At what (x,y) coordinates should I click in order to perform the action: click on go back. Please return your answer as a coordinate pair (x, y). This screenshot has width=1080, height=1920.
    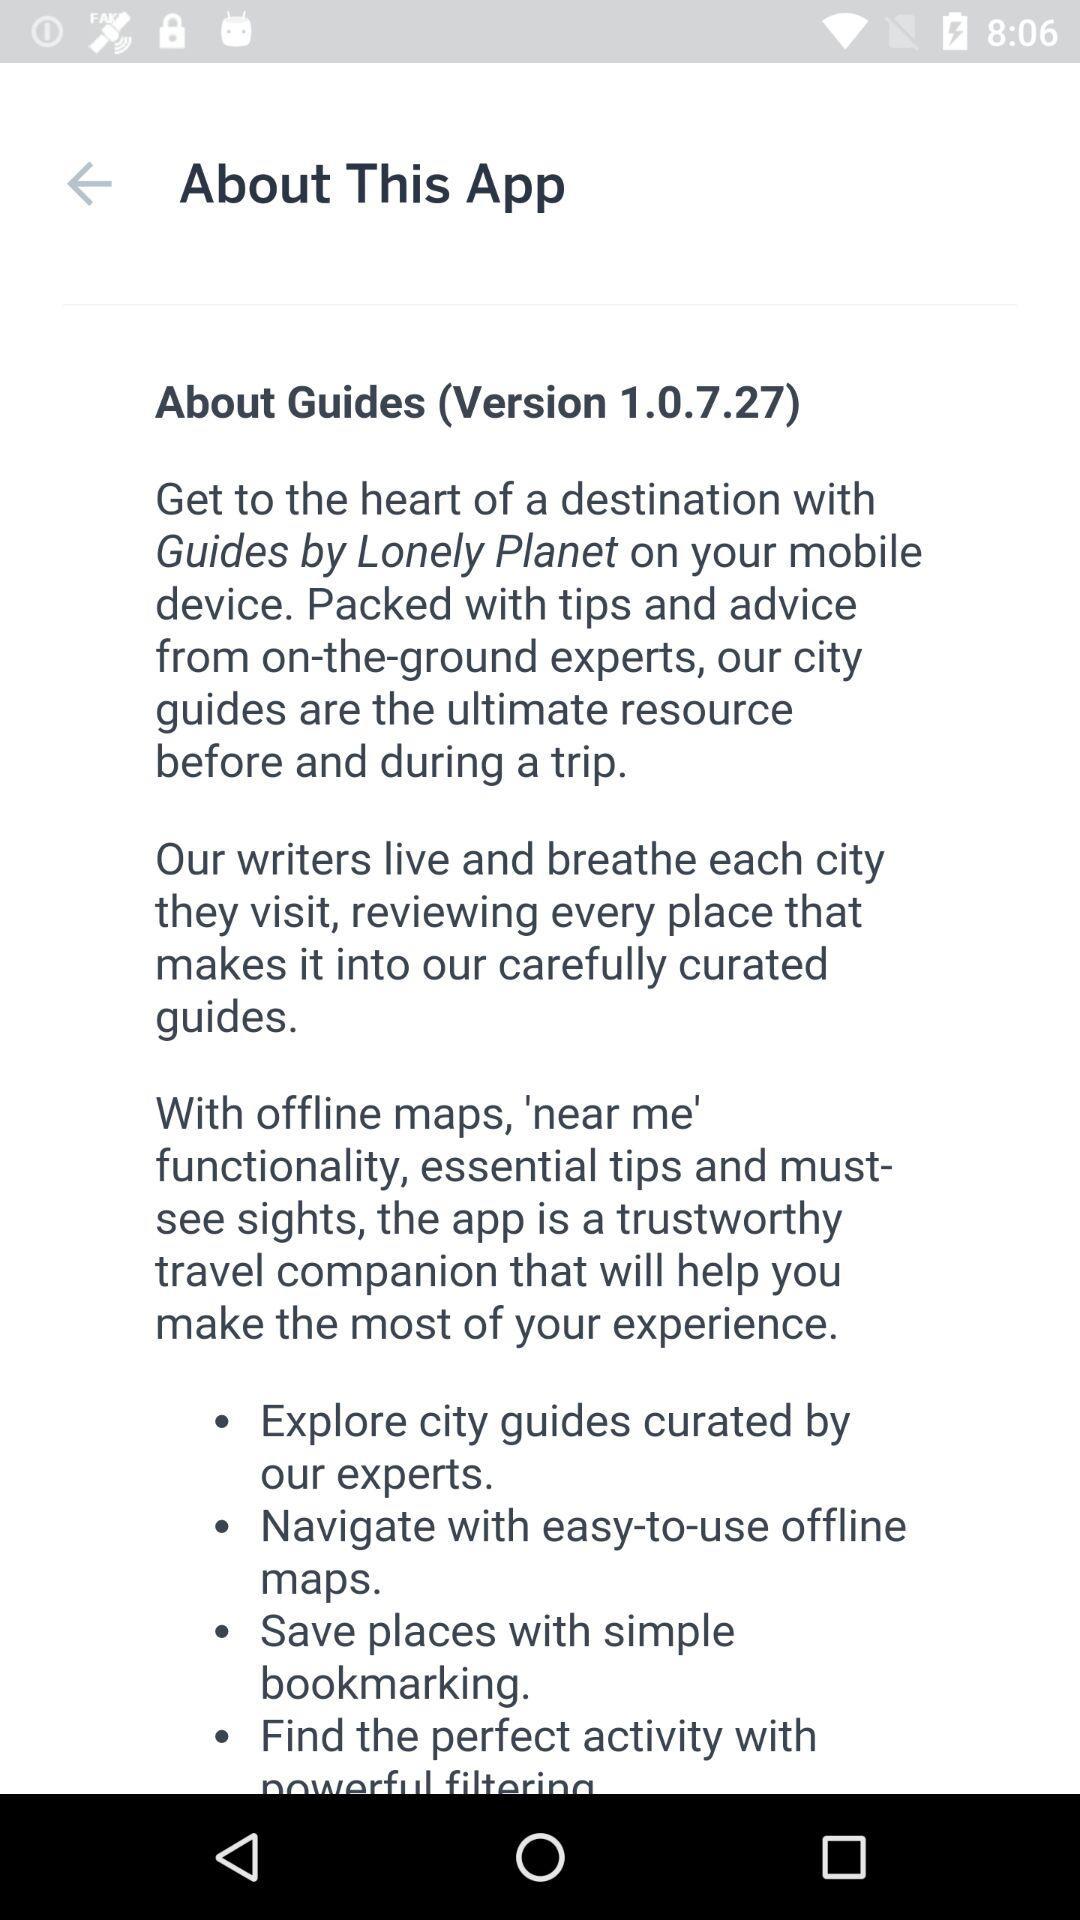
    Looking at the image, I should click on (88, 183).